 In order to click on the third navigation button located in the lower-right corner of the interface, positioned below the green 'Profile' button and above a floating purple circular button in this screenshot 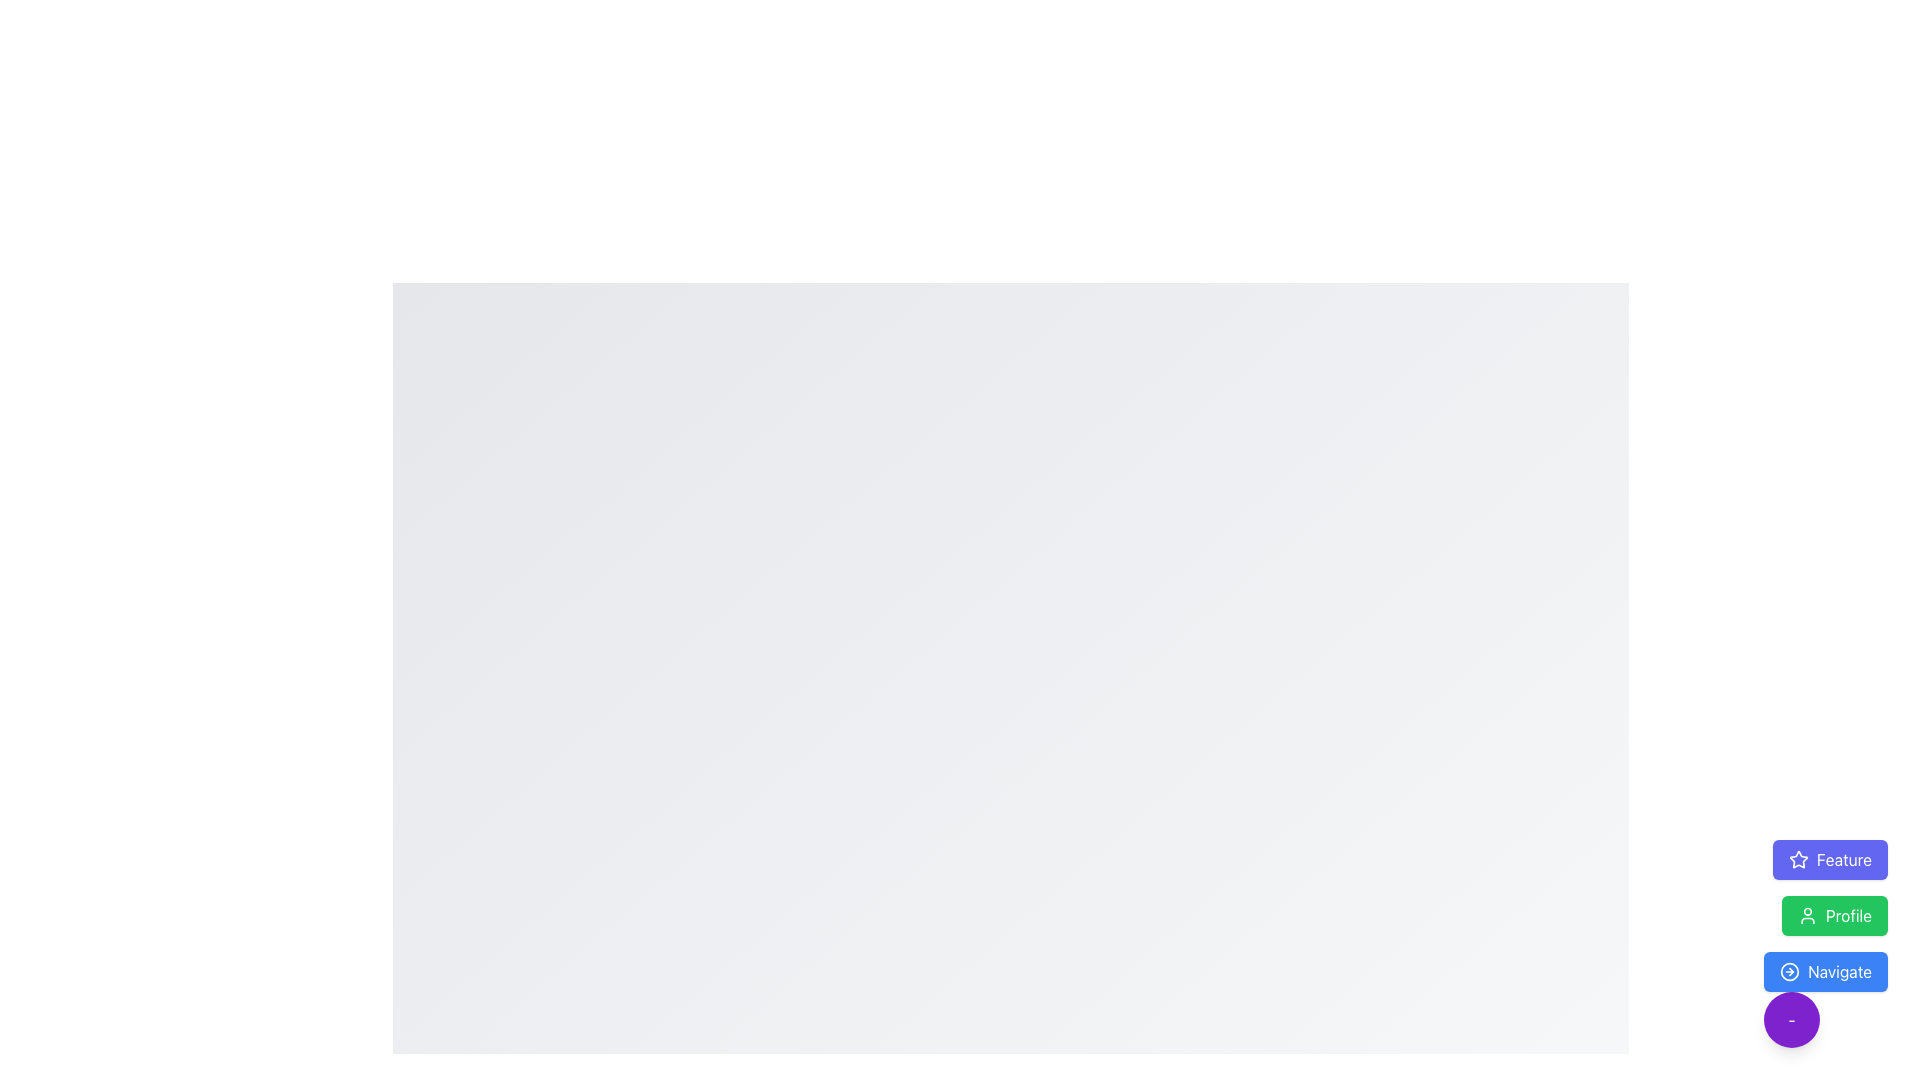, I will do `click(1826, 971)`.